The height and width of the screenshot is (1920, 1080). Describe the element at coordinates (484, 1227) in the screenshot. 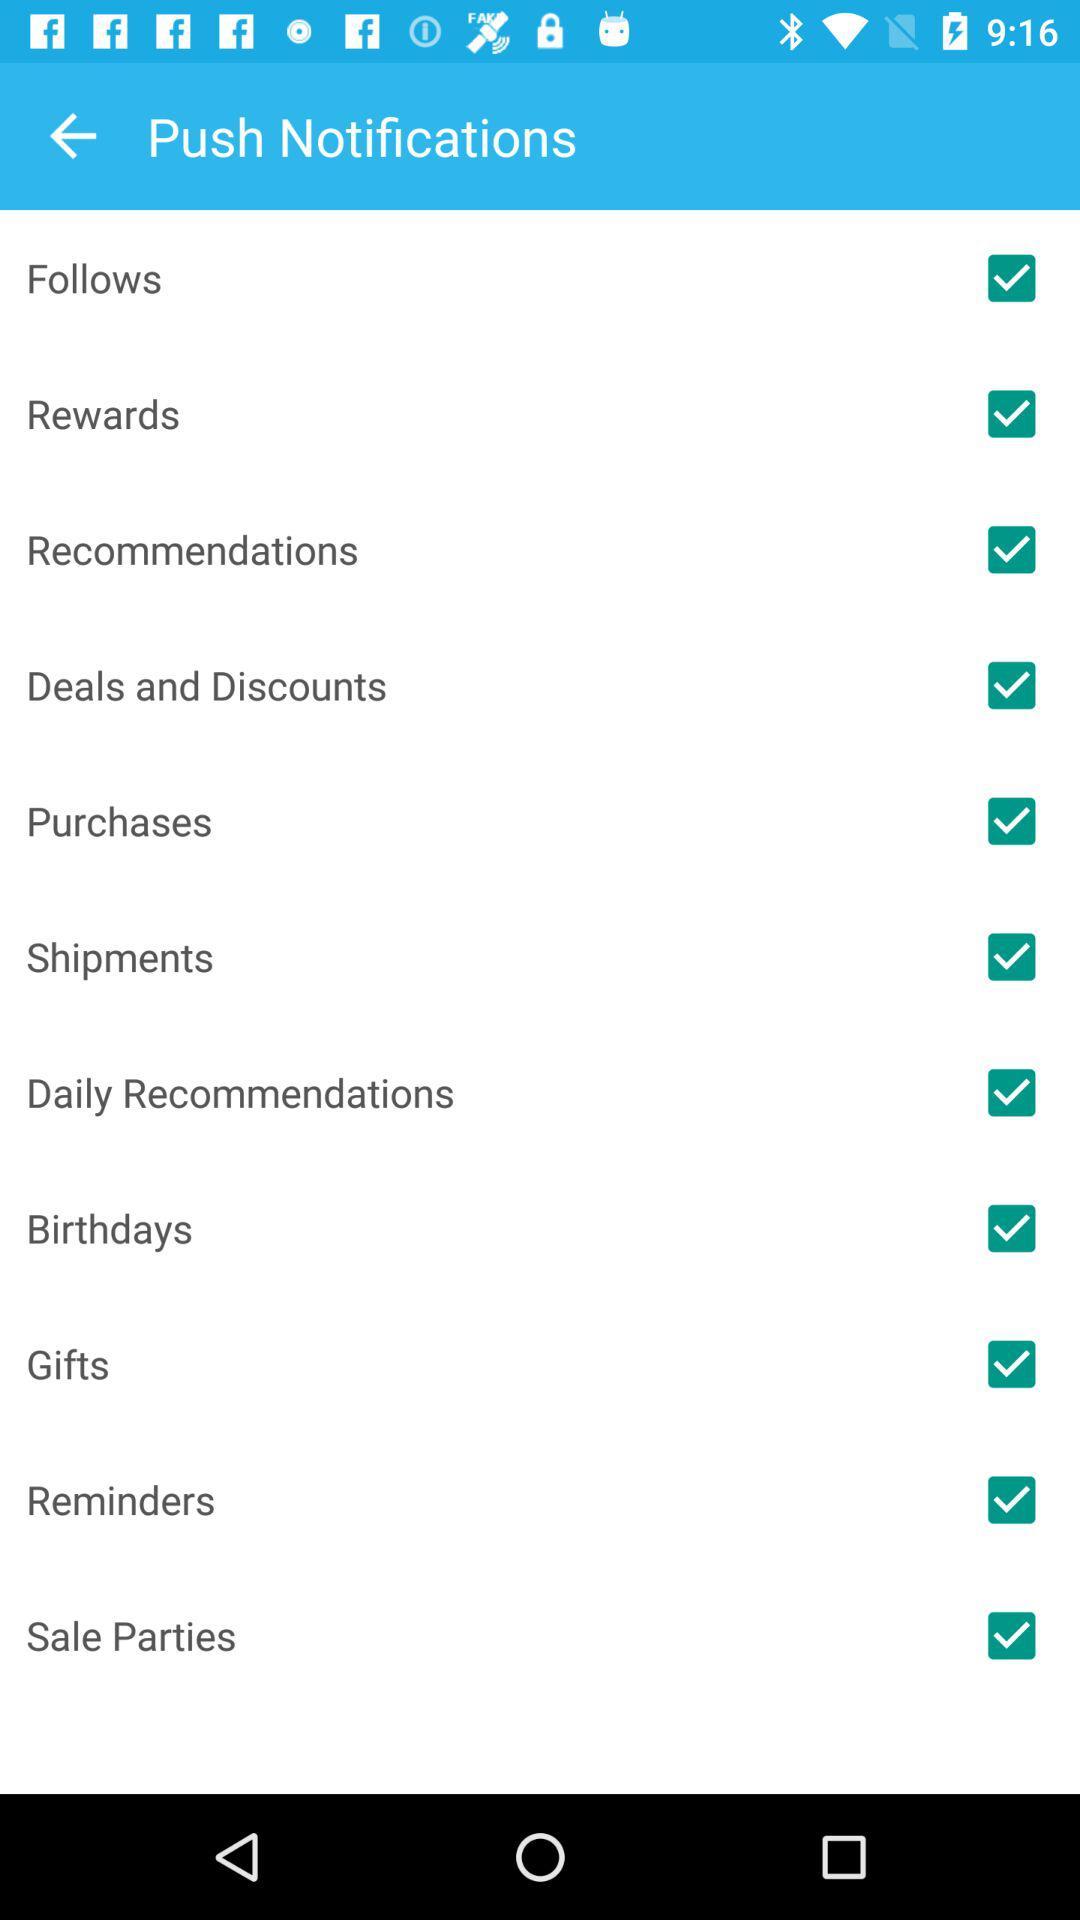

I see `the item above the gifts icon` at that location.